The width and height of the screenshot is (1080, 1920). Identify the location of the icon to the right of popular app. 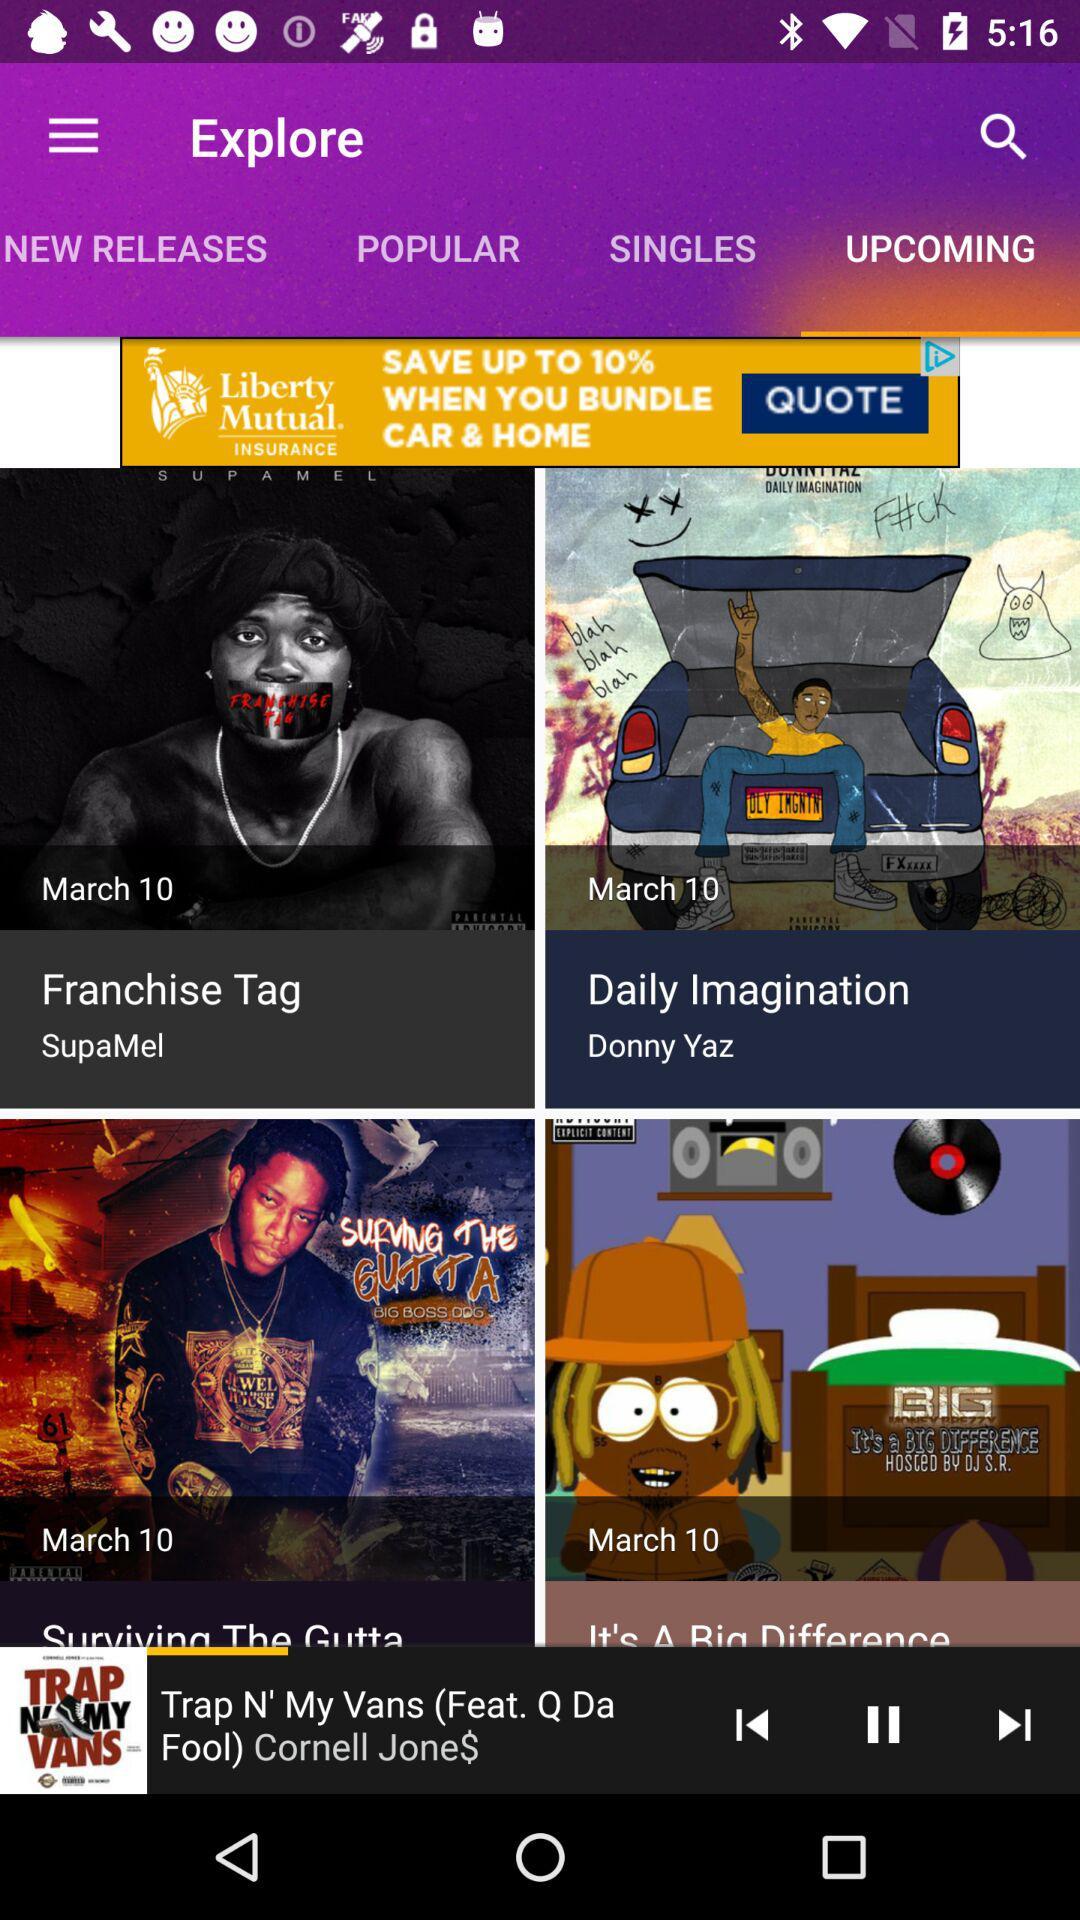
(681, 246).